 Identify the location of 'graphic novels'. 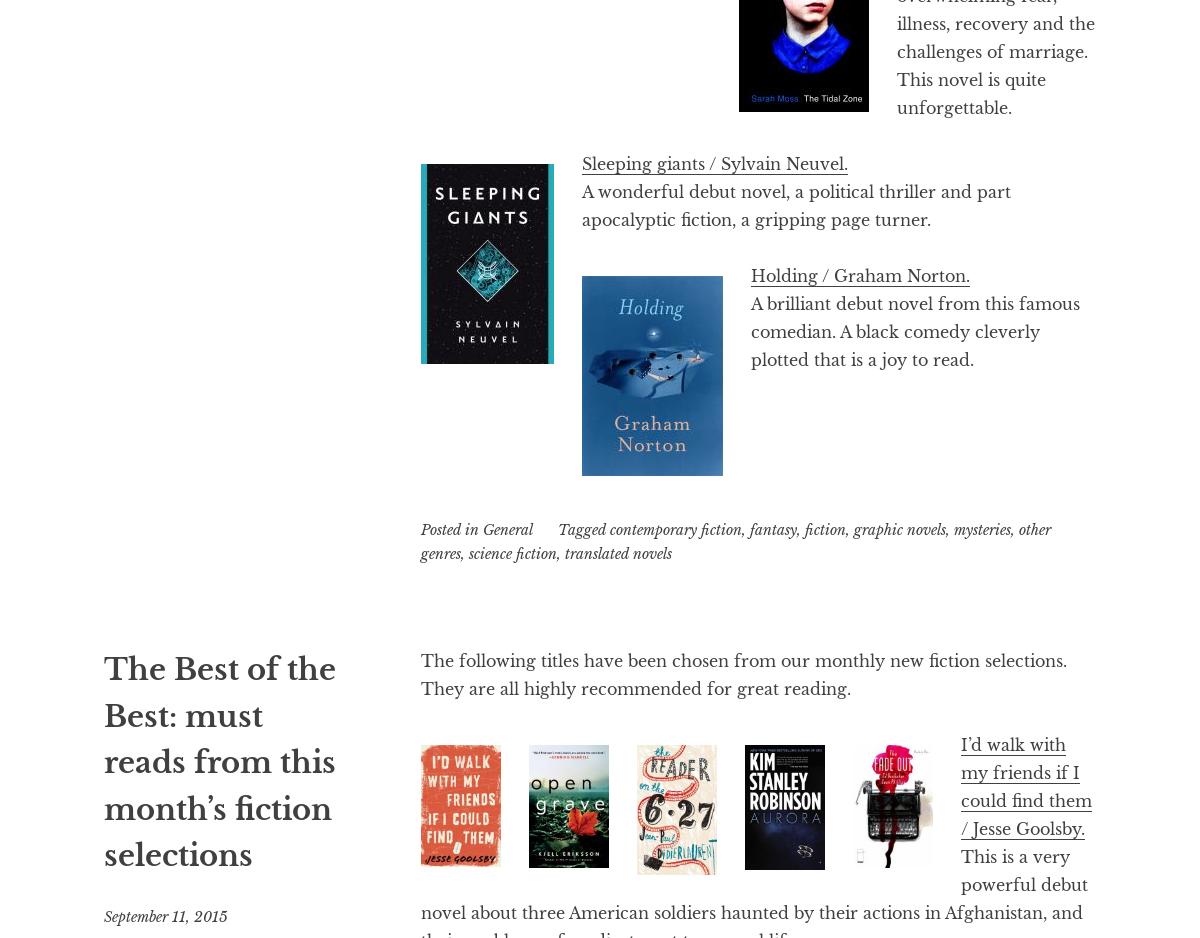
(898, 528).